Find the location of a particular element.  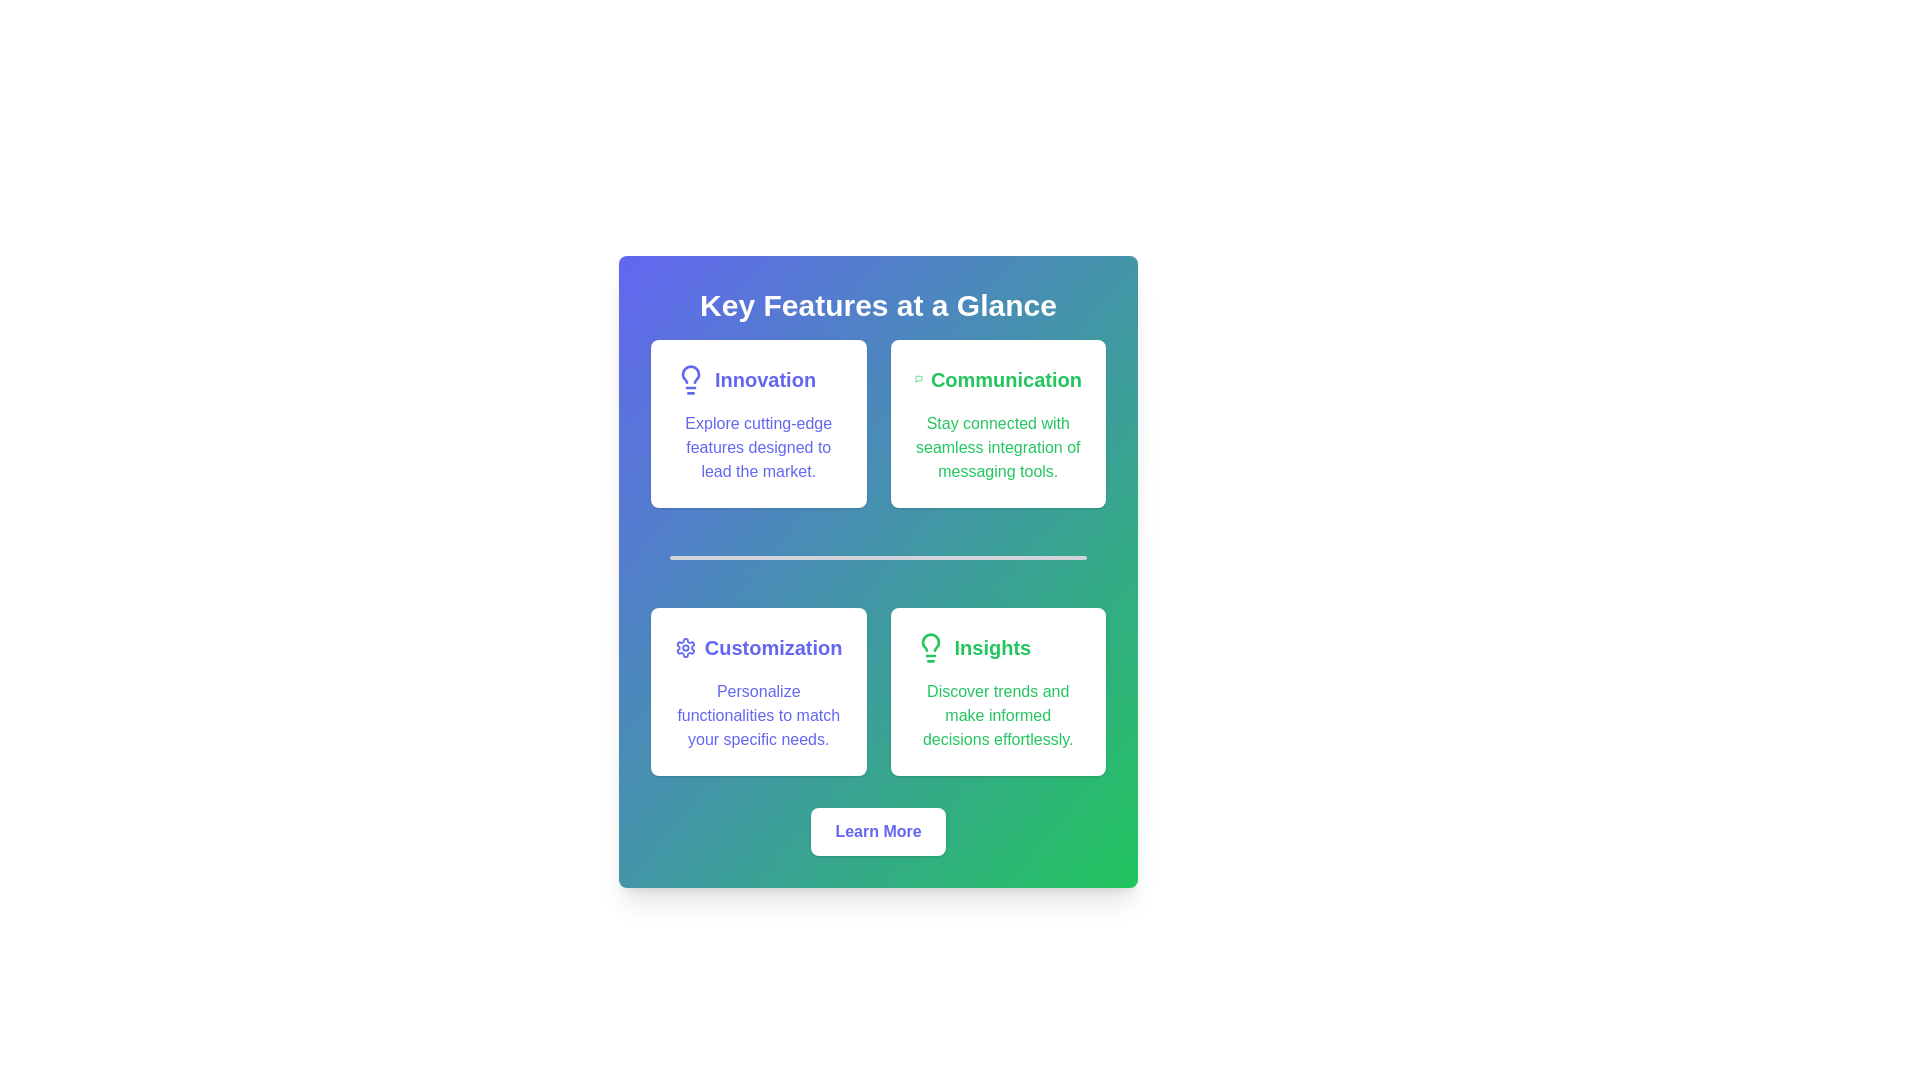

text content of the 'Insights' Text Label, which is bold and slightly larger, located towards the bottom-right corner of its section, accompanied by a light bulb icon is located at coordinates (992, 648).